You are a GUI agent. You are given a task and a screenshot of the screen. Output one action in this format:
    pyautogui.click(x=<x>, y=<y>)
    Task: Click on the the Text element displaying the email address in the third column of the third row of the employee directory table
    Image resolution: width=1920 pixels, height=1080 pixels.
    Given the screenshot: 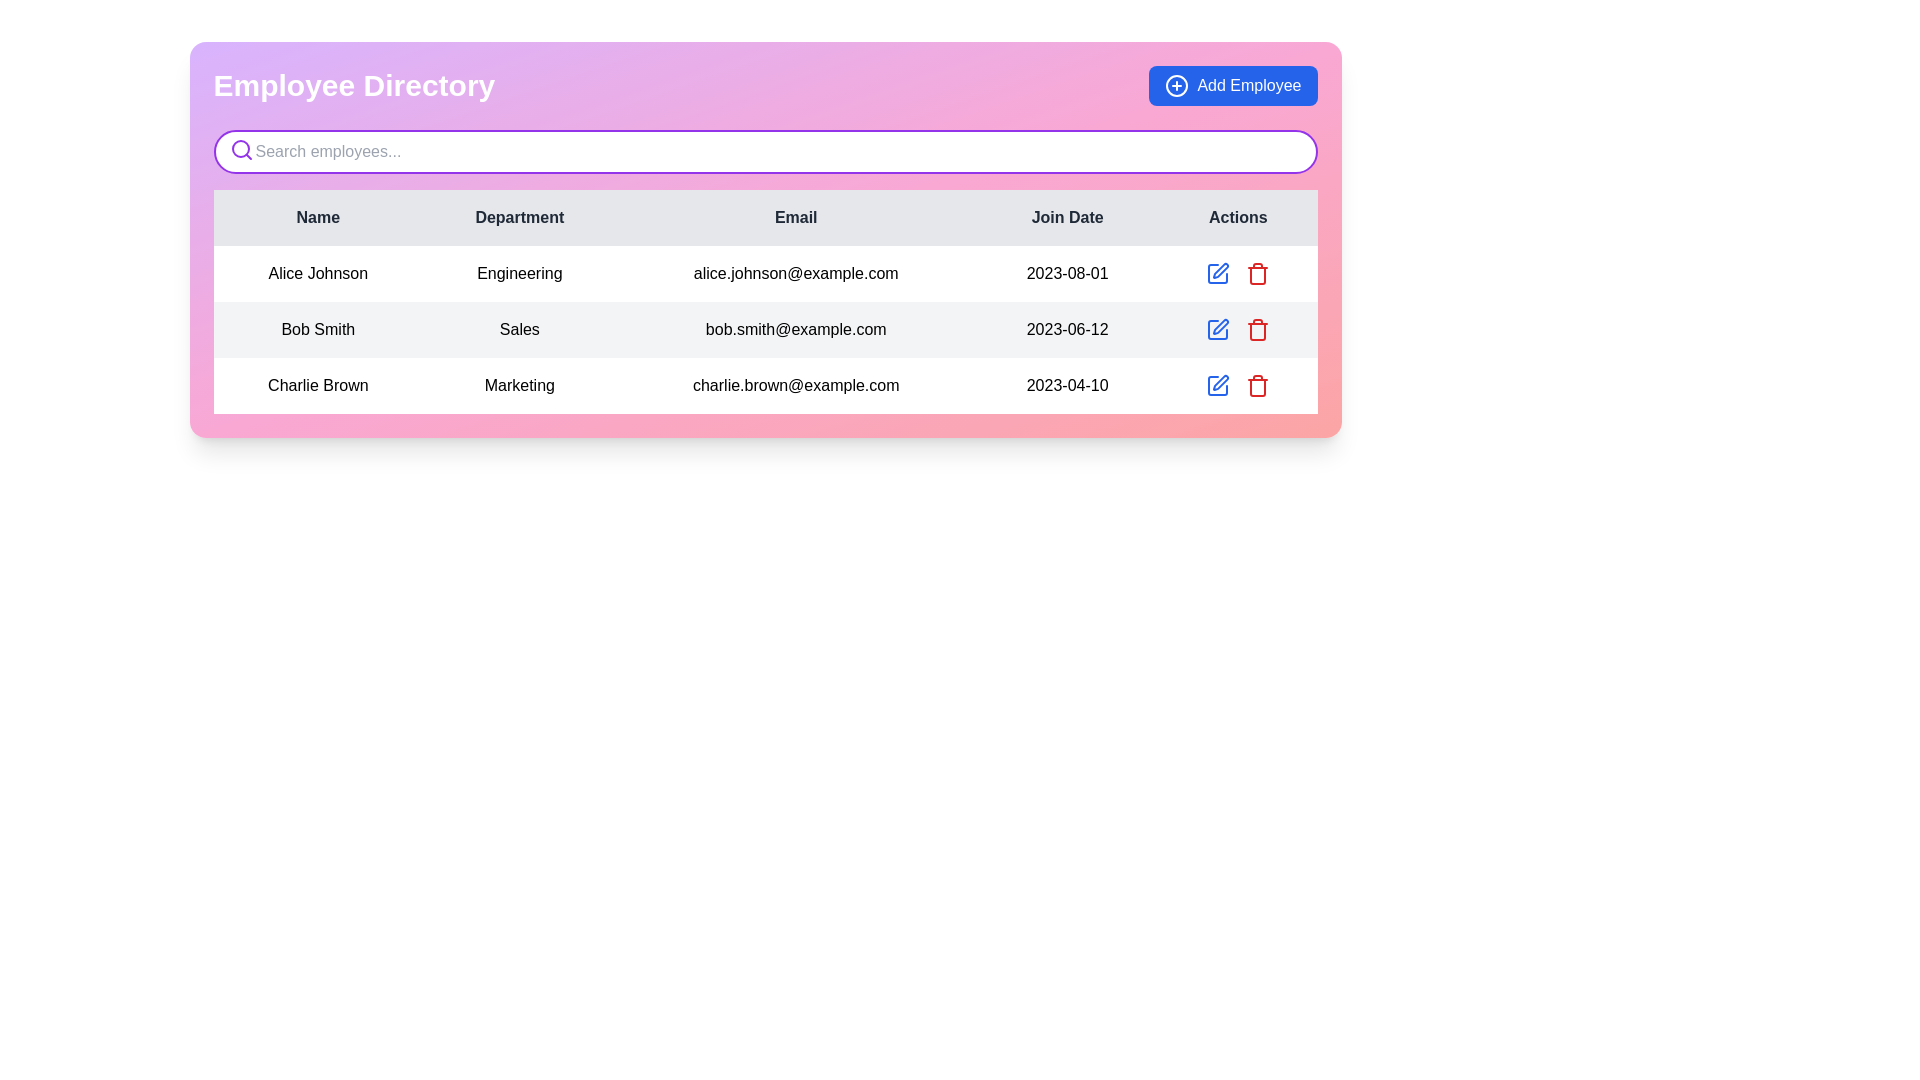 What is the action you would take?
    pyautogui.click(x=795, y=385)
    